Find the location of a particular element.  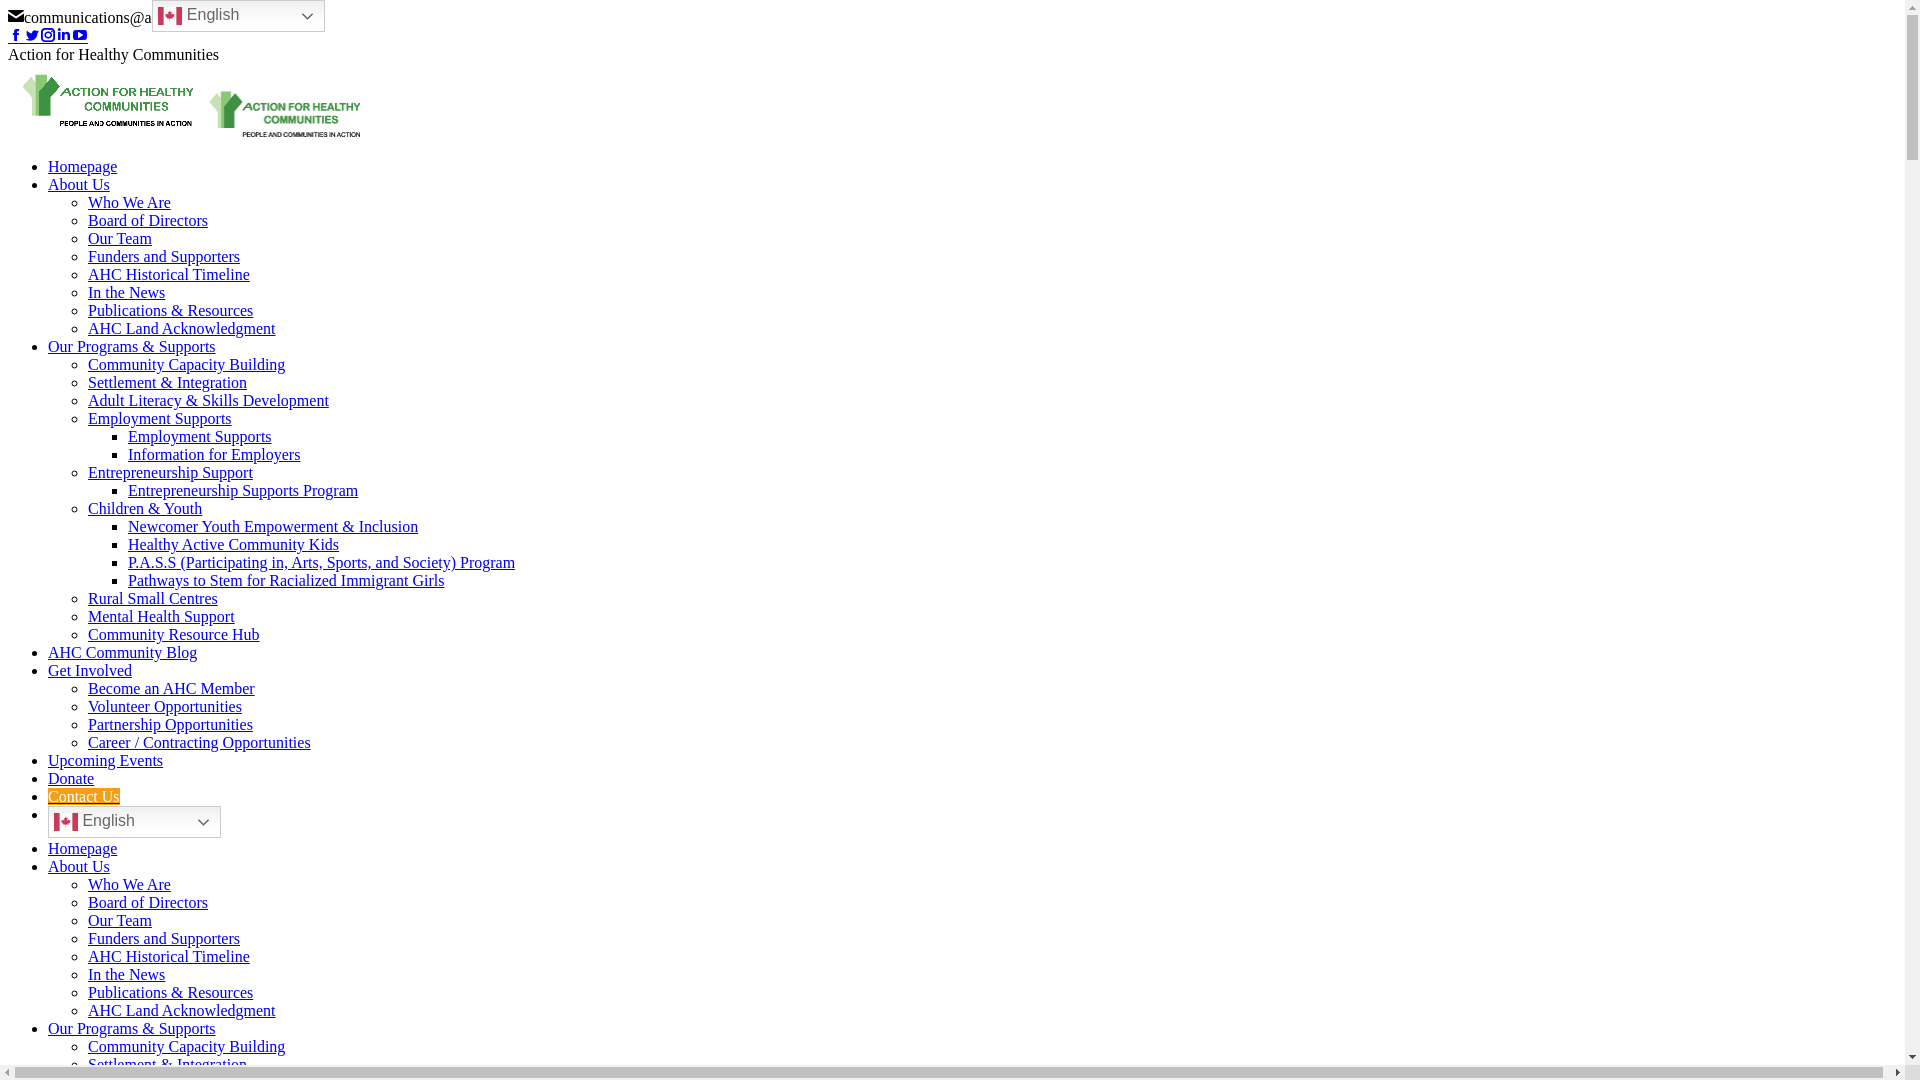

'Homepage' is located at coordinates (81, 848).